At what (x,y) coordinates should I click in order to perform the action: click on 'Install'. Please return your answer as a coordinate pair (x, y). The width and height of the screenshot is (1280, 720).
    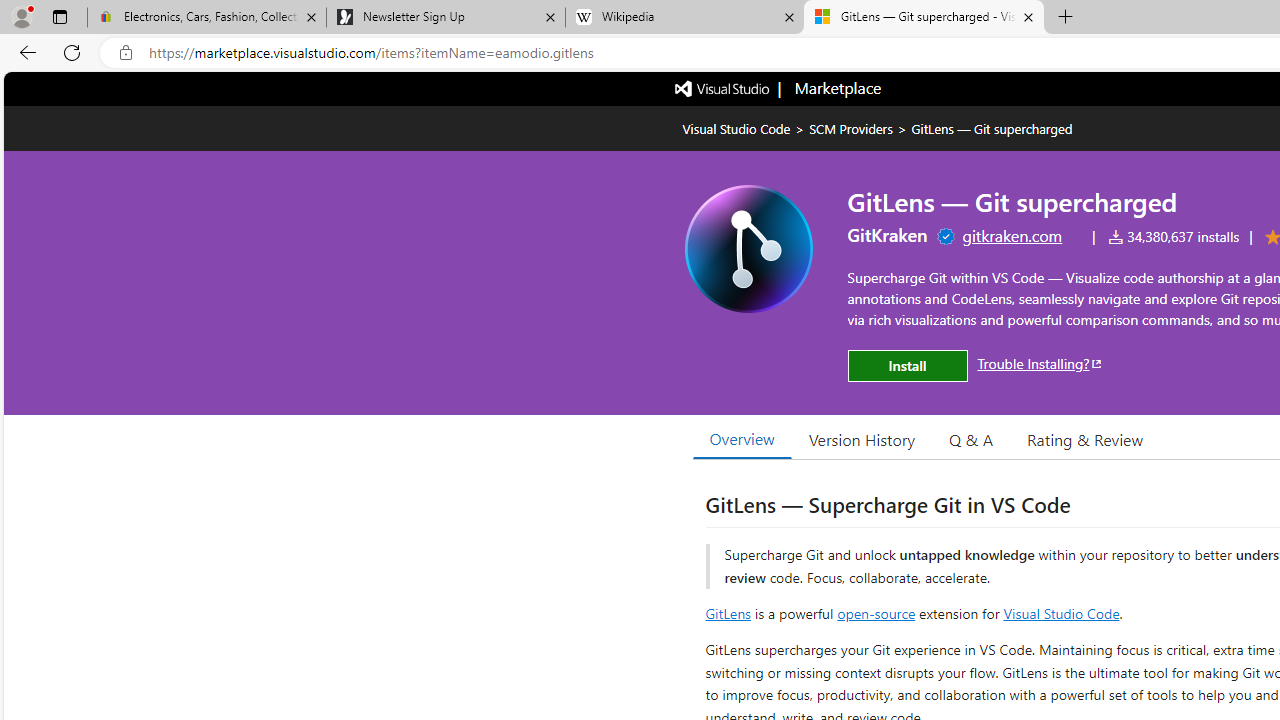
    Looking at the image, I should click on (906, 366).